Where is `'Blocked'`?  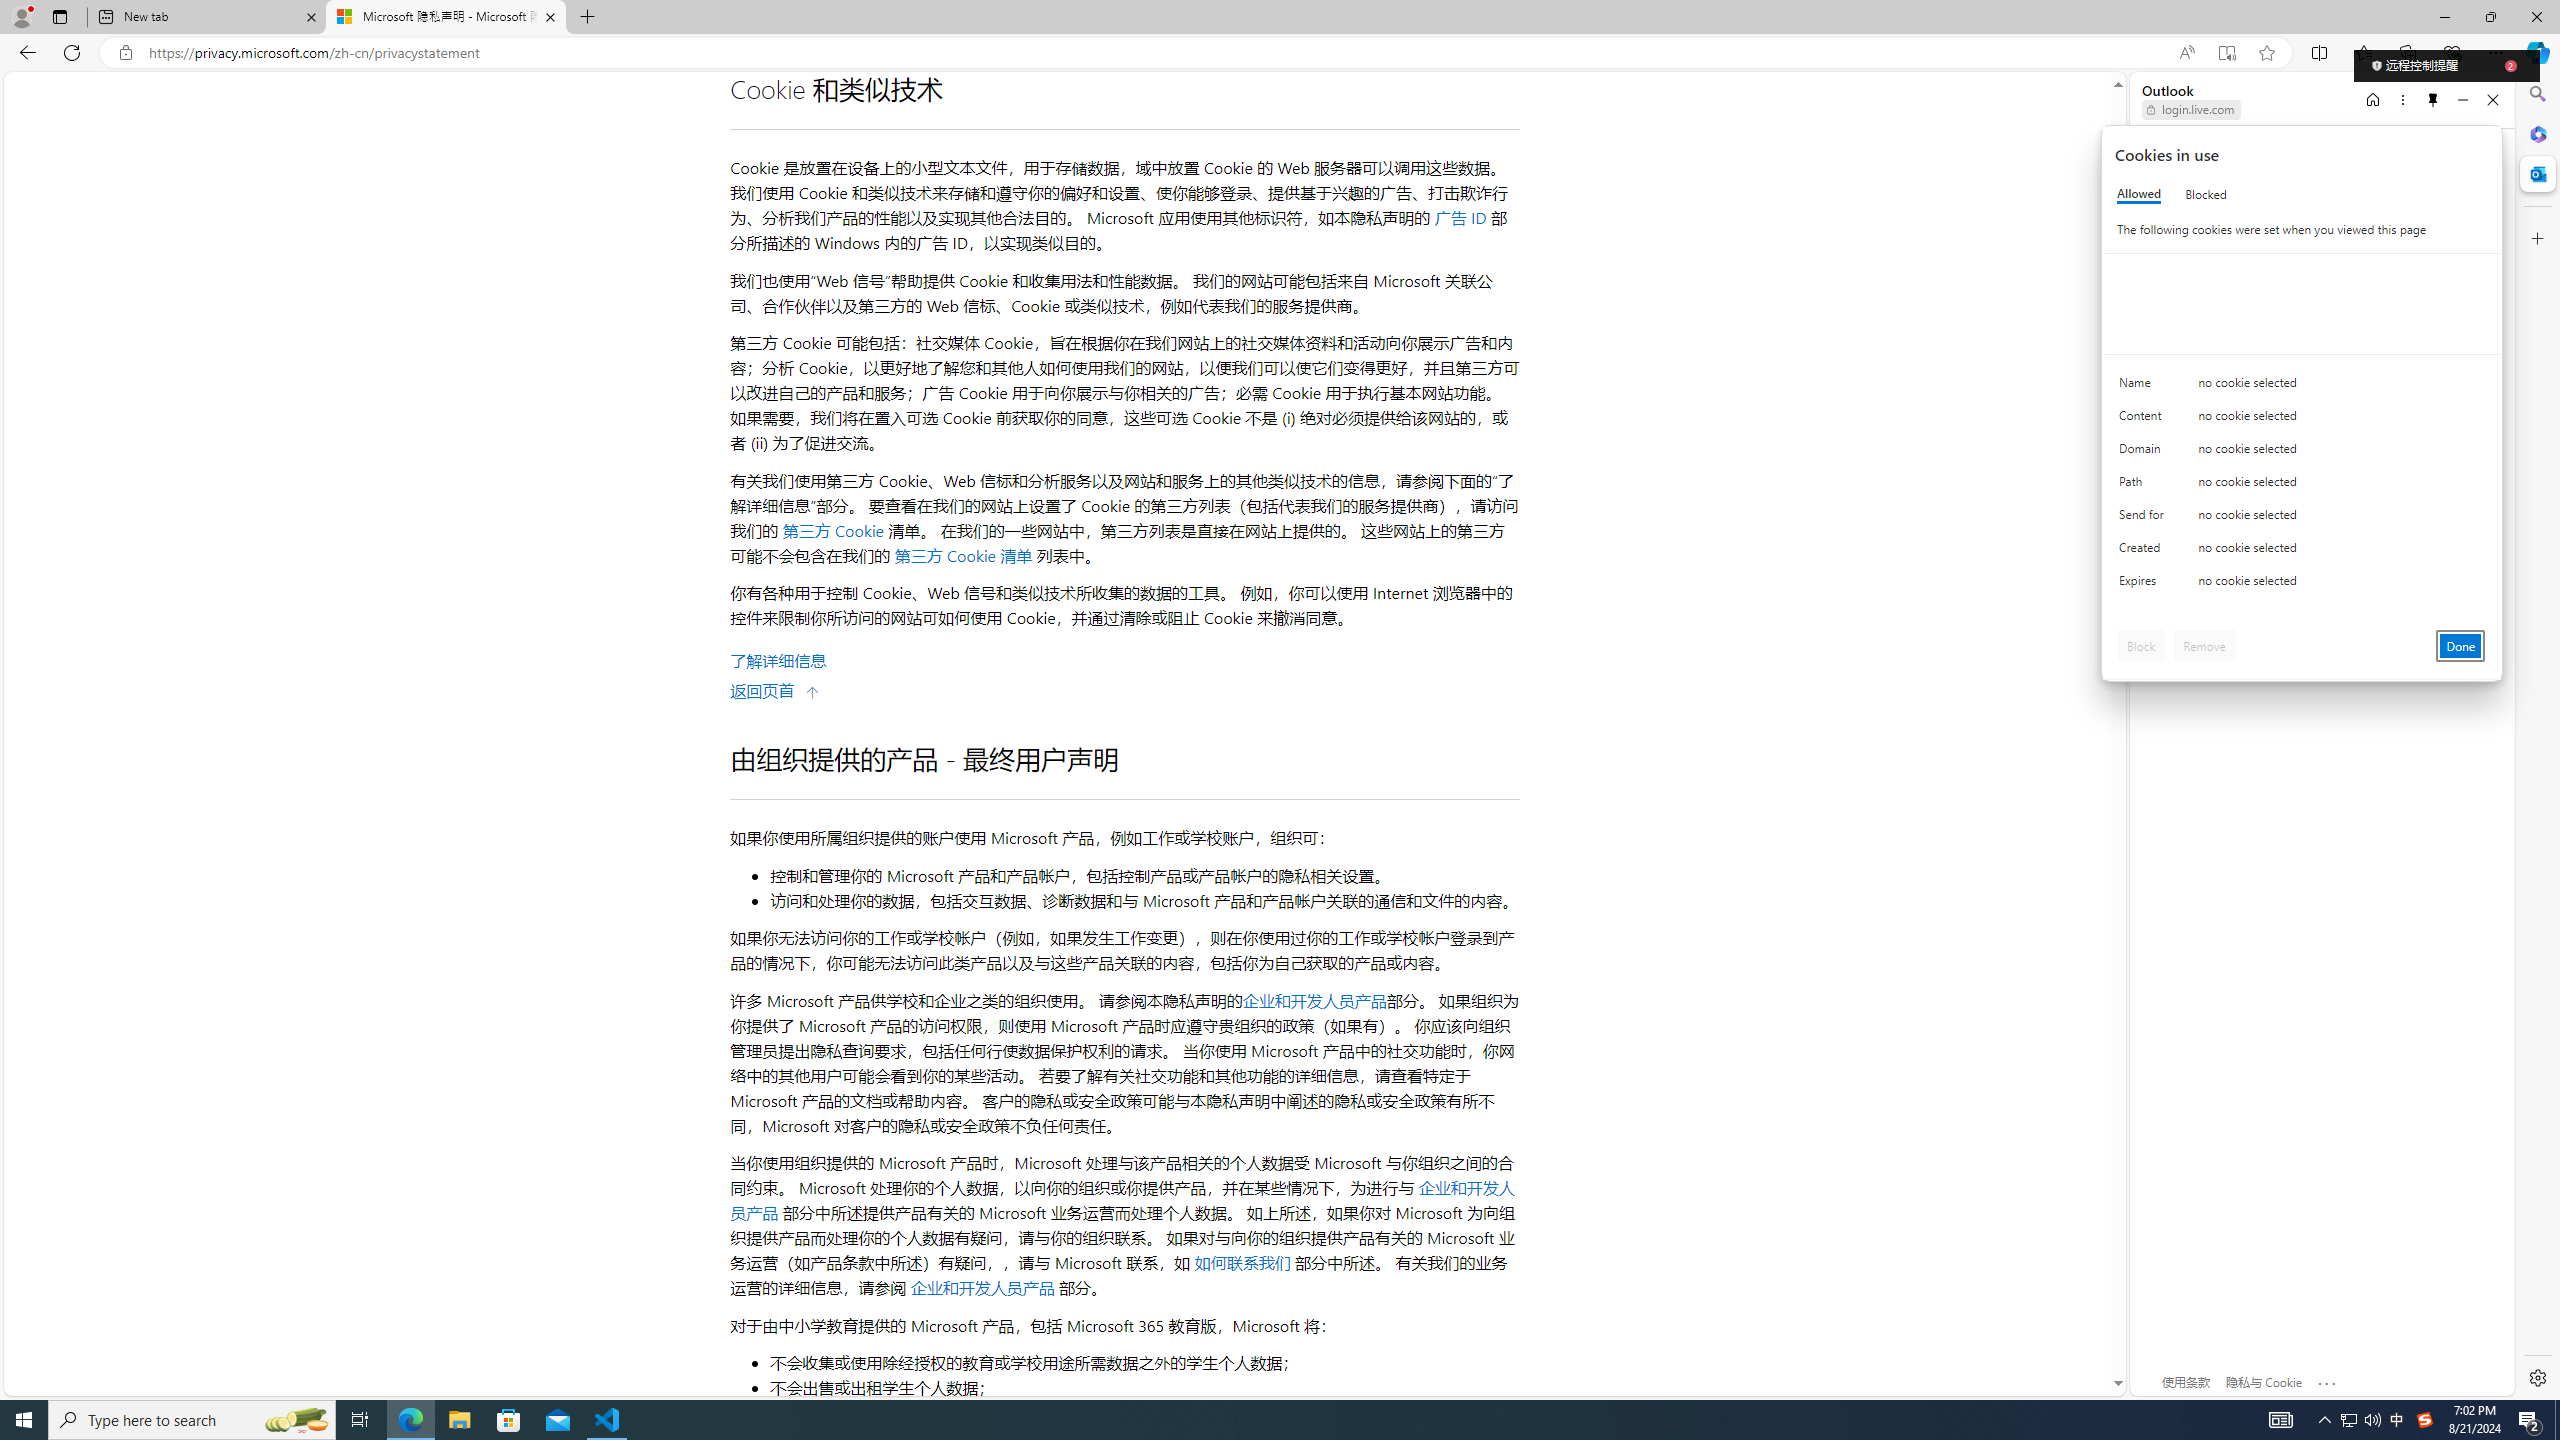
'Blocked' is located at coordinates (2205, 194).